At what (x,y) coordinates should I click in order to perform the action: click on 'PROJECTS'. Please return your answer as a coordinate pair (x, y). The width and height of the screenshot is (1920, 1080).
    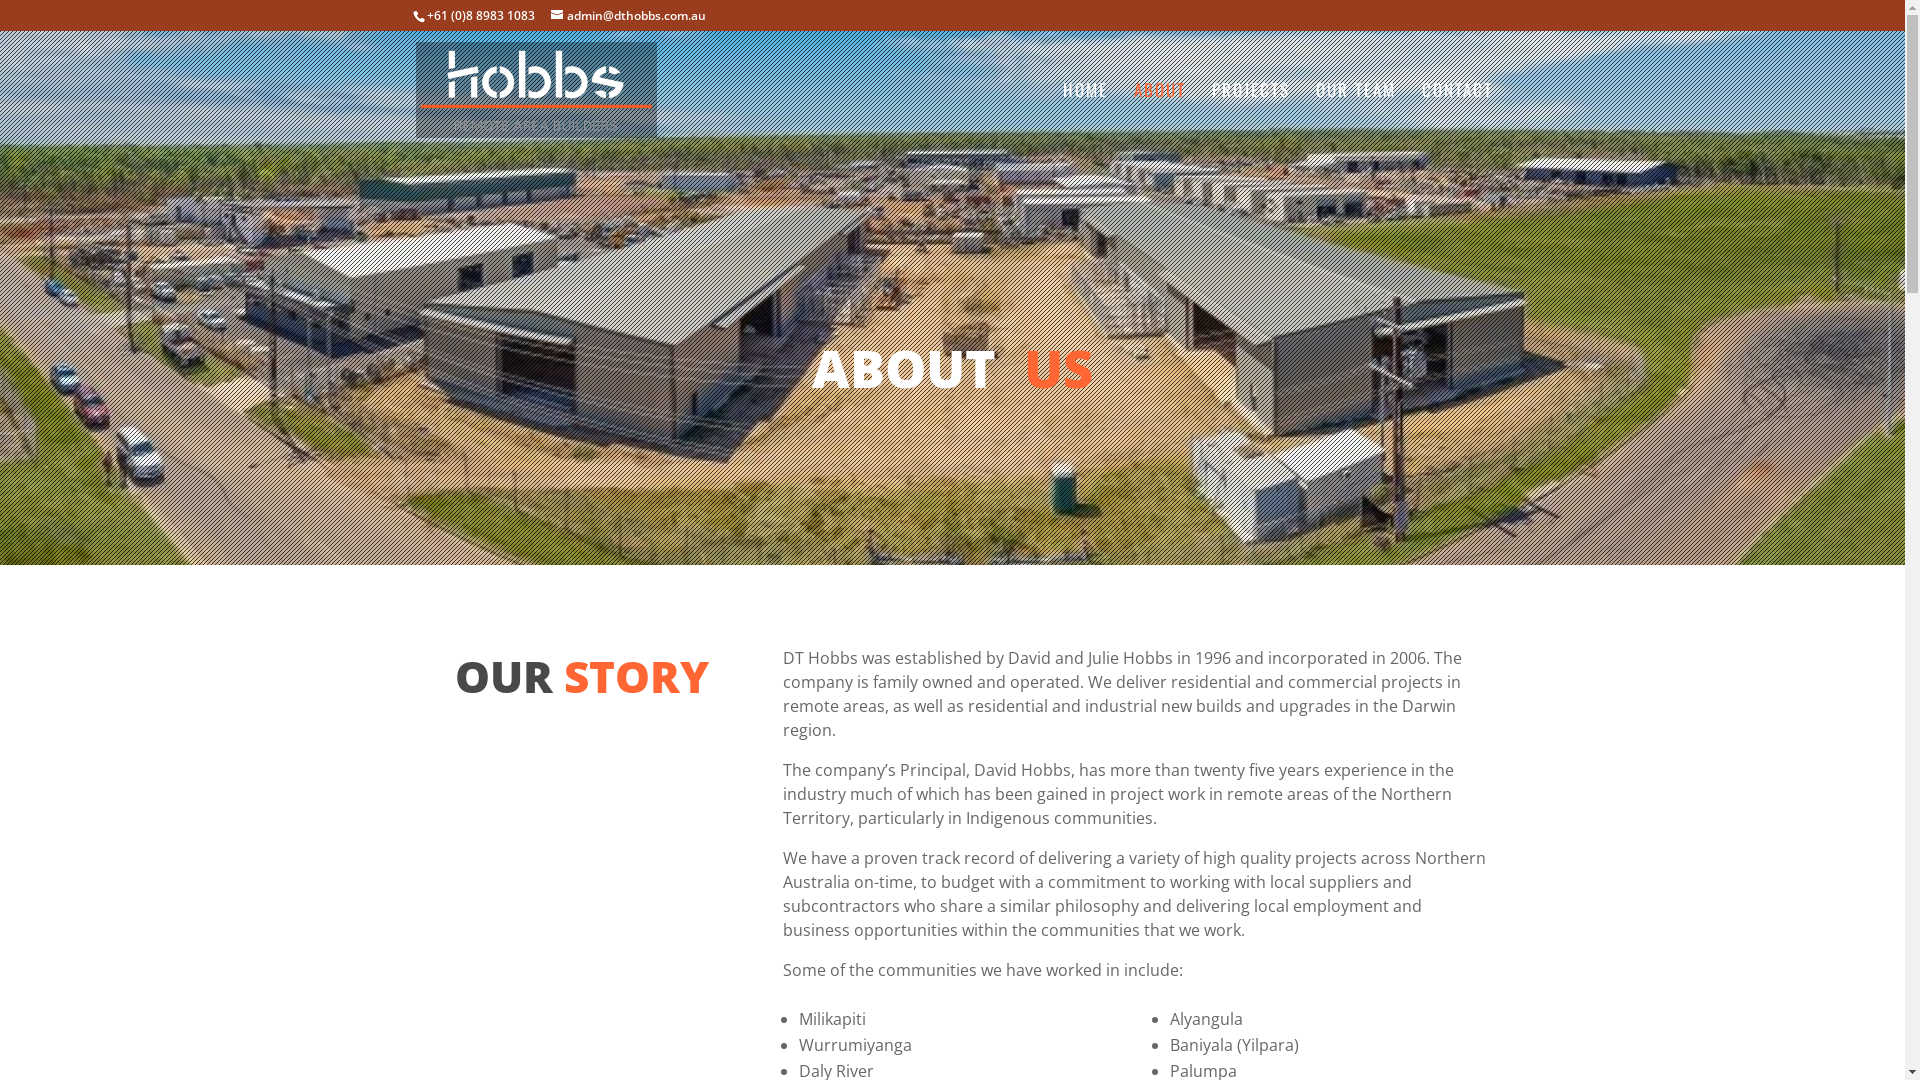
    Looking at the image, I should click on (1250, 115).